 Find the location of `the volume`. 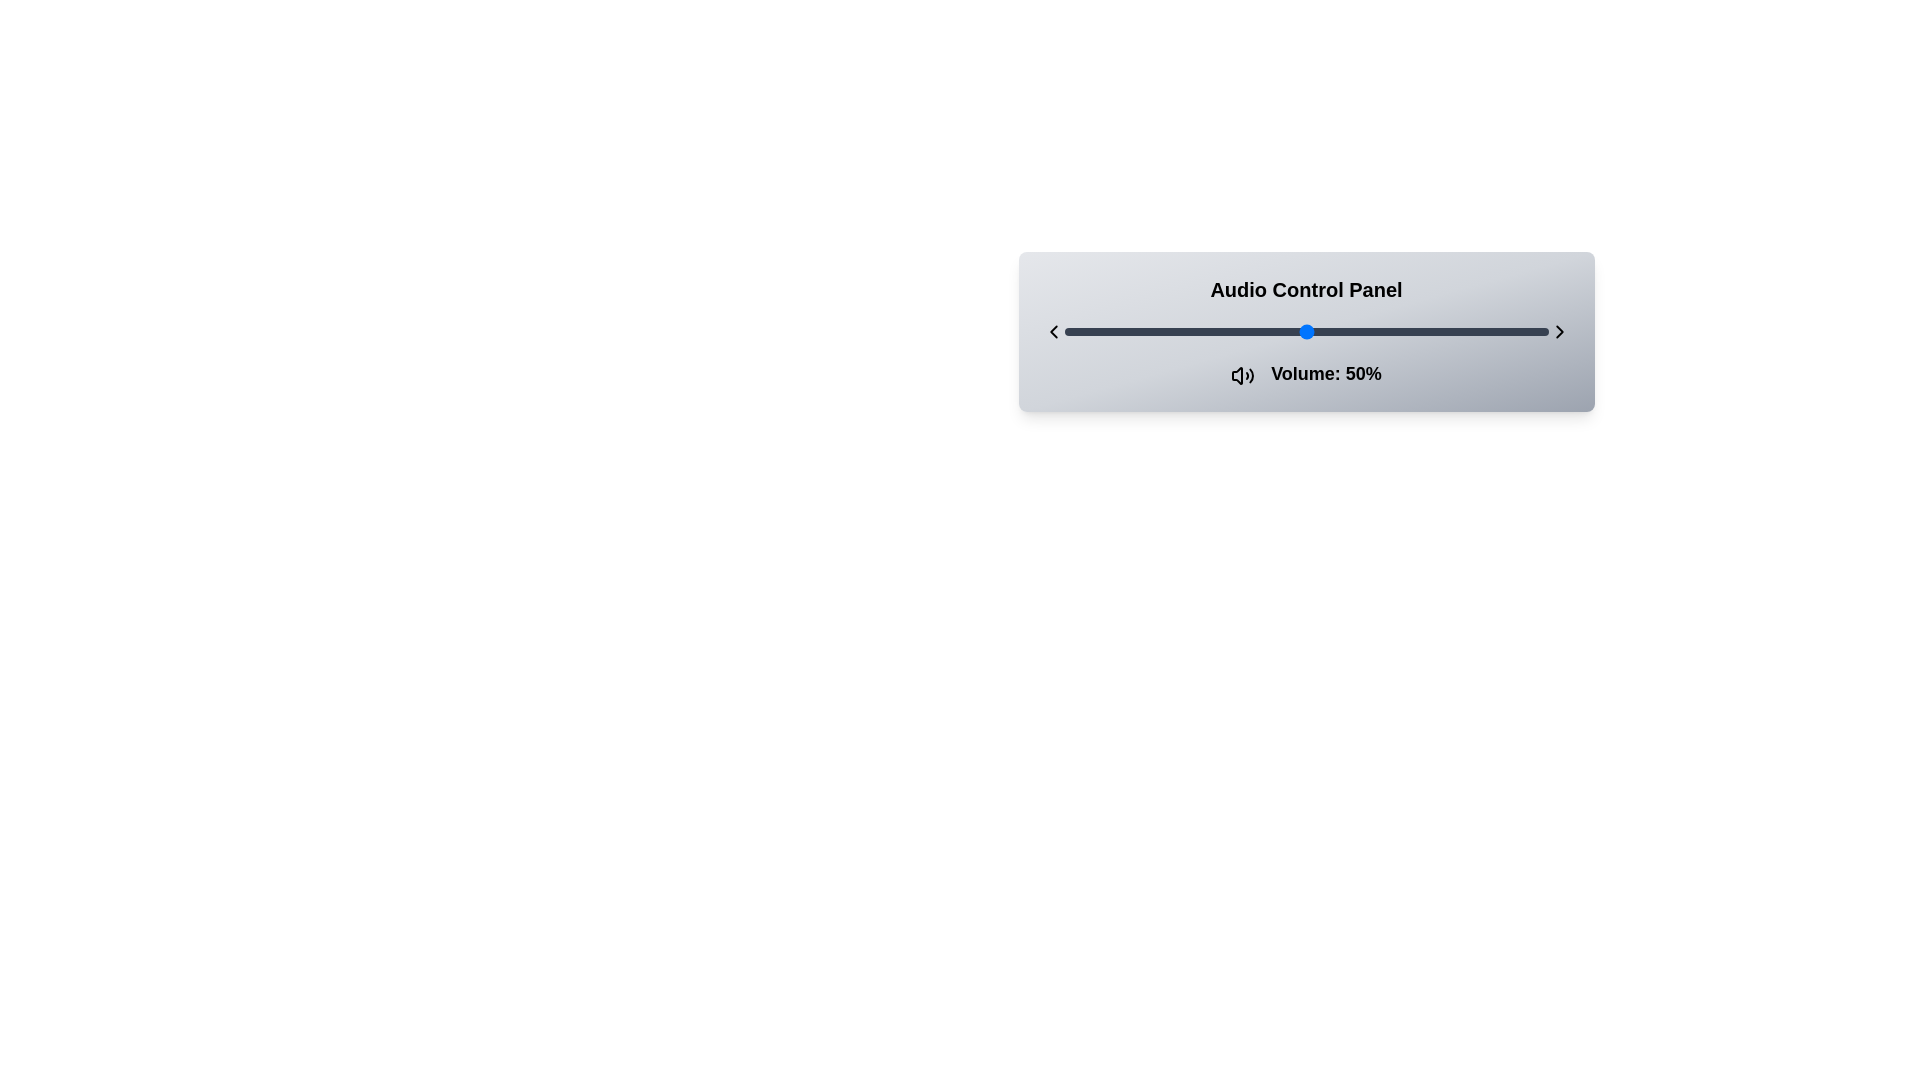

the volume is located at coordinates (1411, 330).